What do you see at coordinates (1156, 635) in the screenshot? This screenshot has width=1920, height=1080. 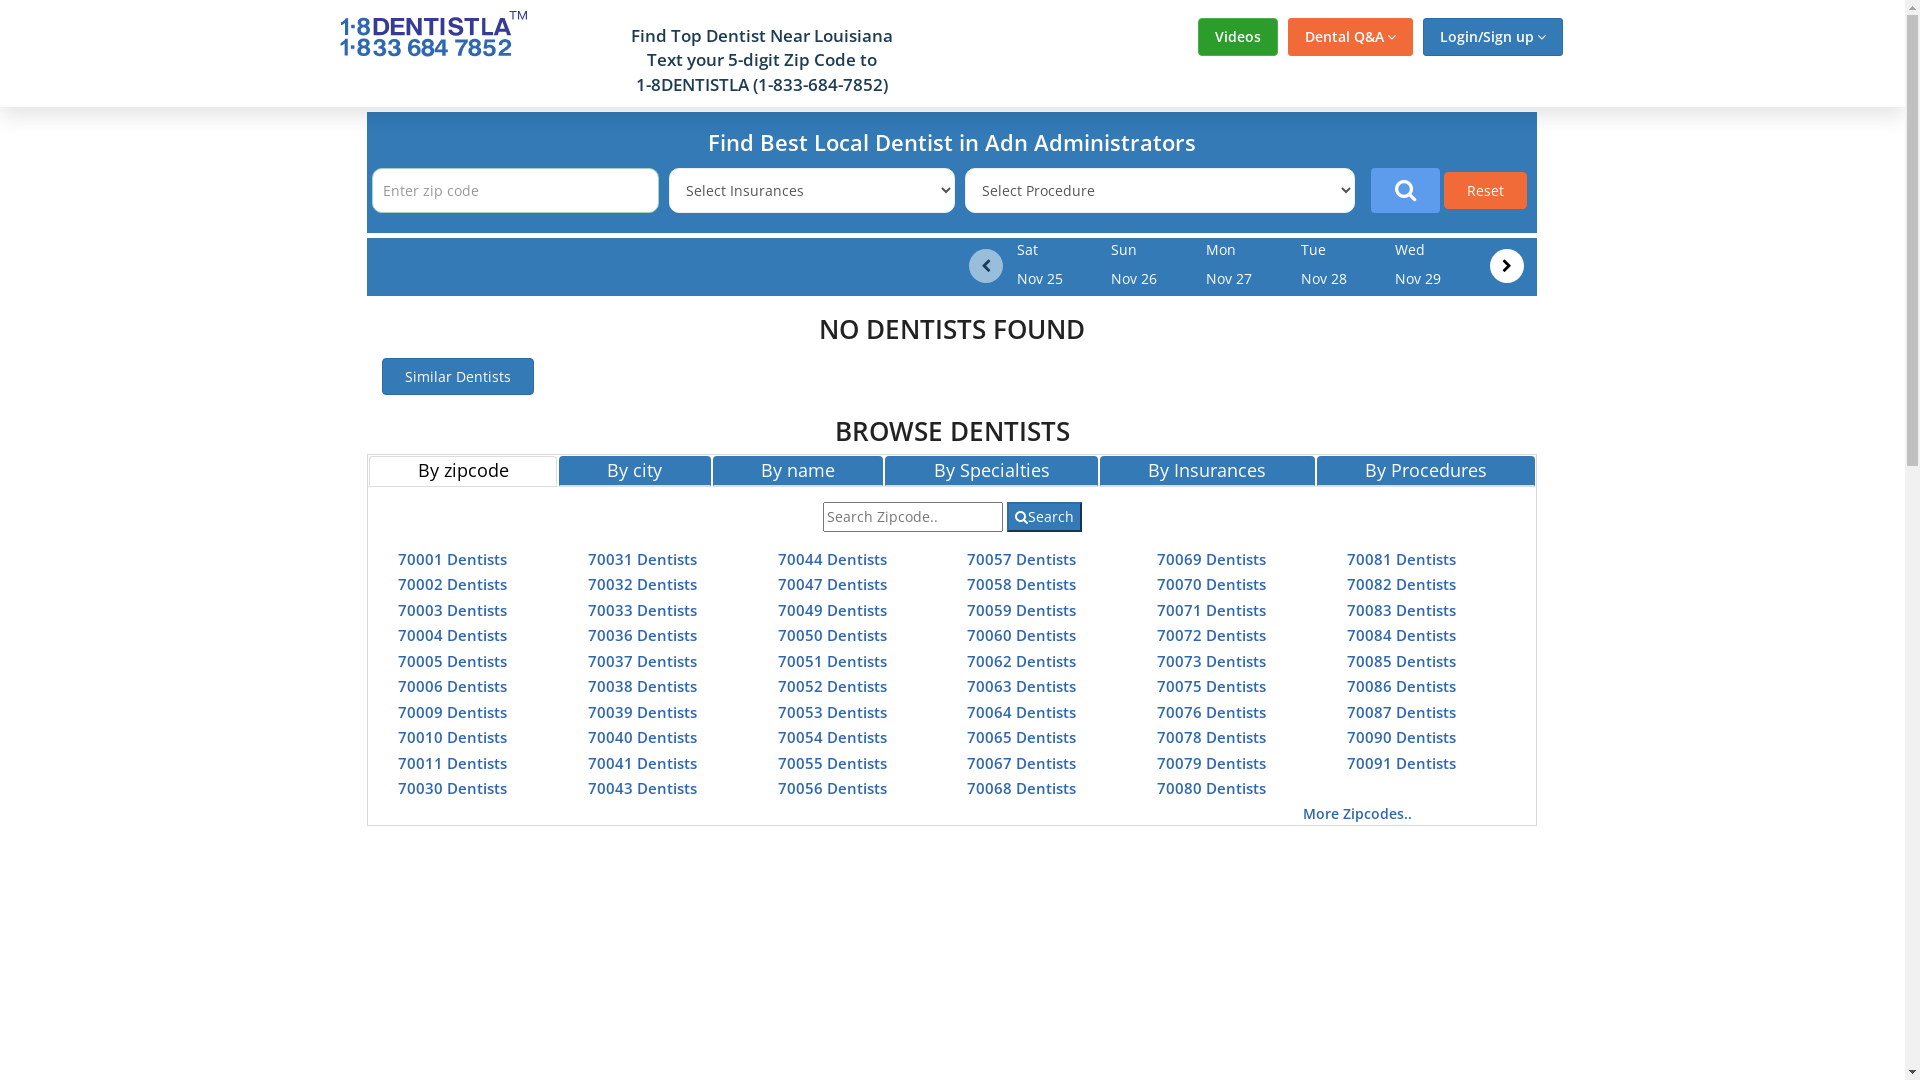 I see `'70072 Dentists'` at bounding box center [1156, 635].